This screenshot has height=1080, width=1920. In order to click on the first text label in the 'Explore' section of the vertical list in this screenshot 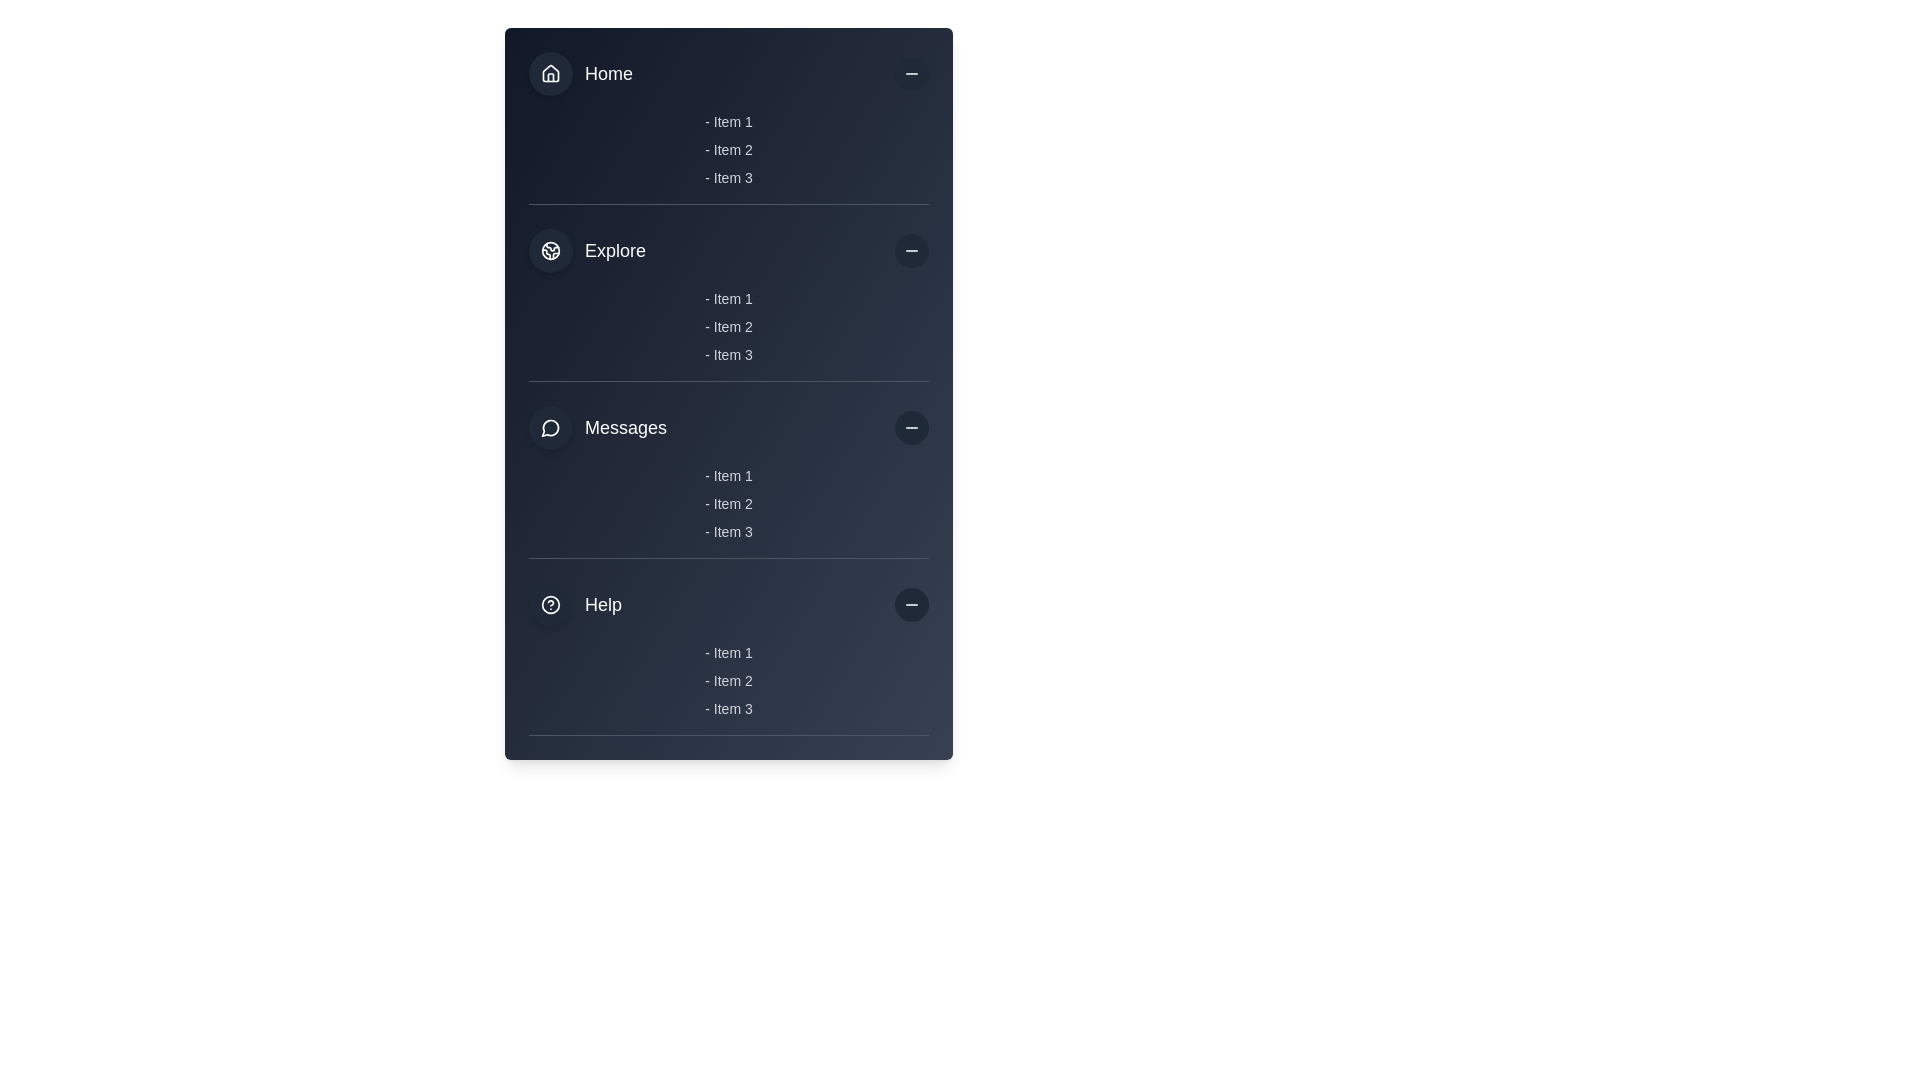, I will do `click(728, 299)`.